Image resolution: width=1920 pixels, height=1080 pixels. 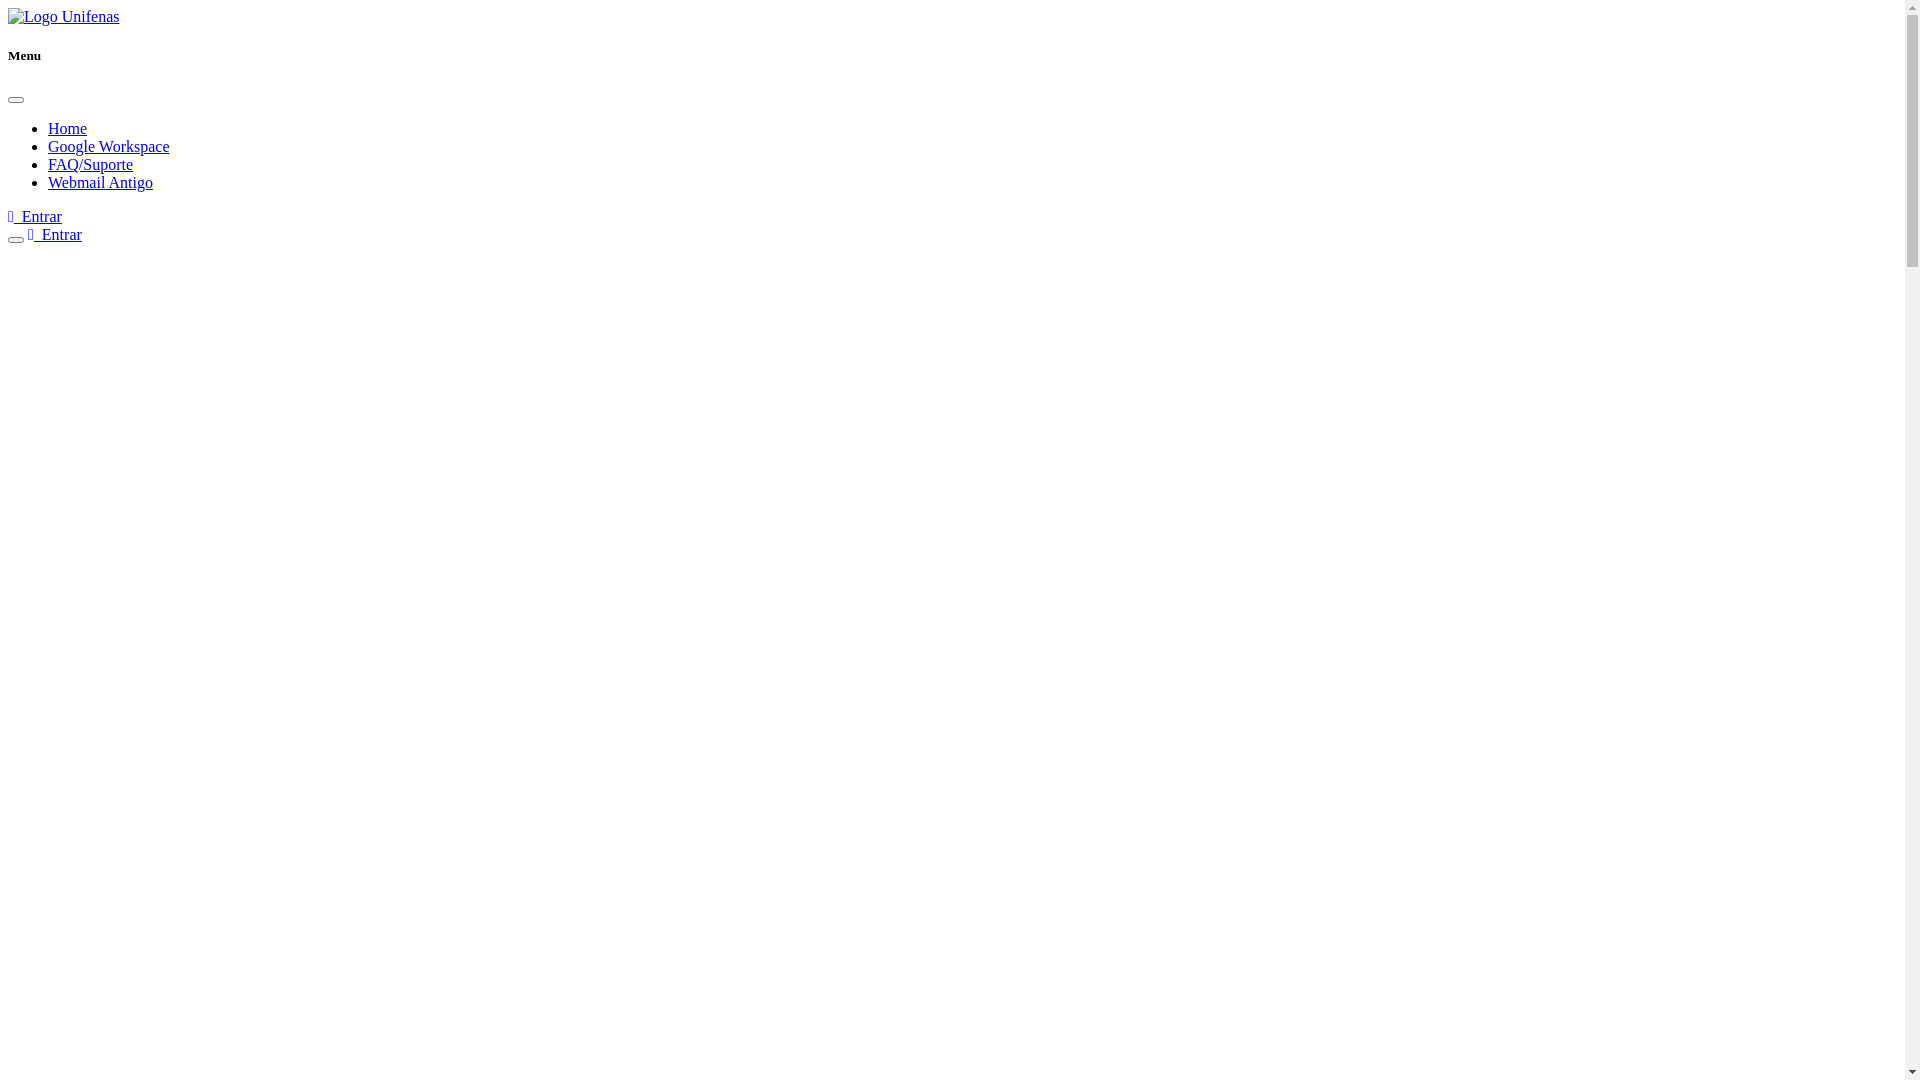 What do you see at coordinates (67, 128) in the screenshot?
I see `'Home'` at bounding box center [67, 128].